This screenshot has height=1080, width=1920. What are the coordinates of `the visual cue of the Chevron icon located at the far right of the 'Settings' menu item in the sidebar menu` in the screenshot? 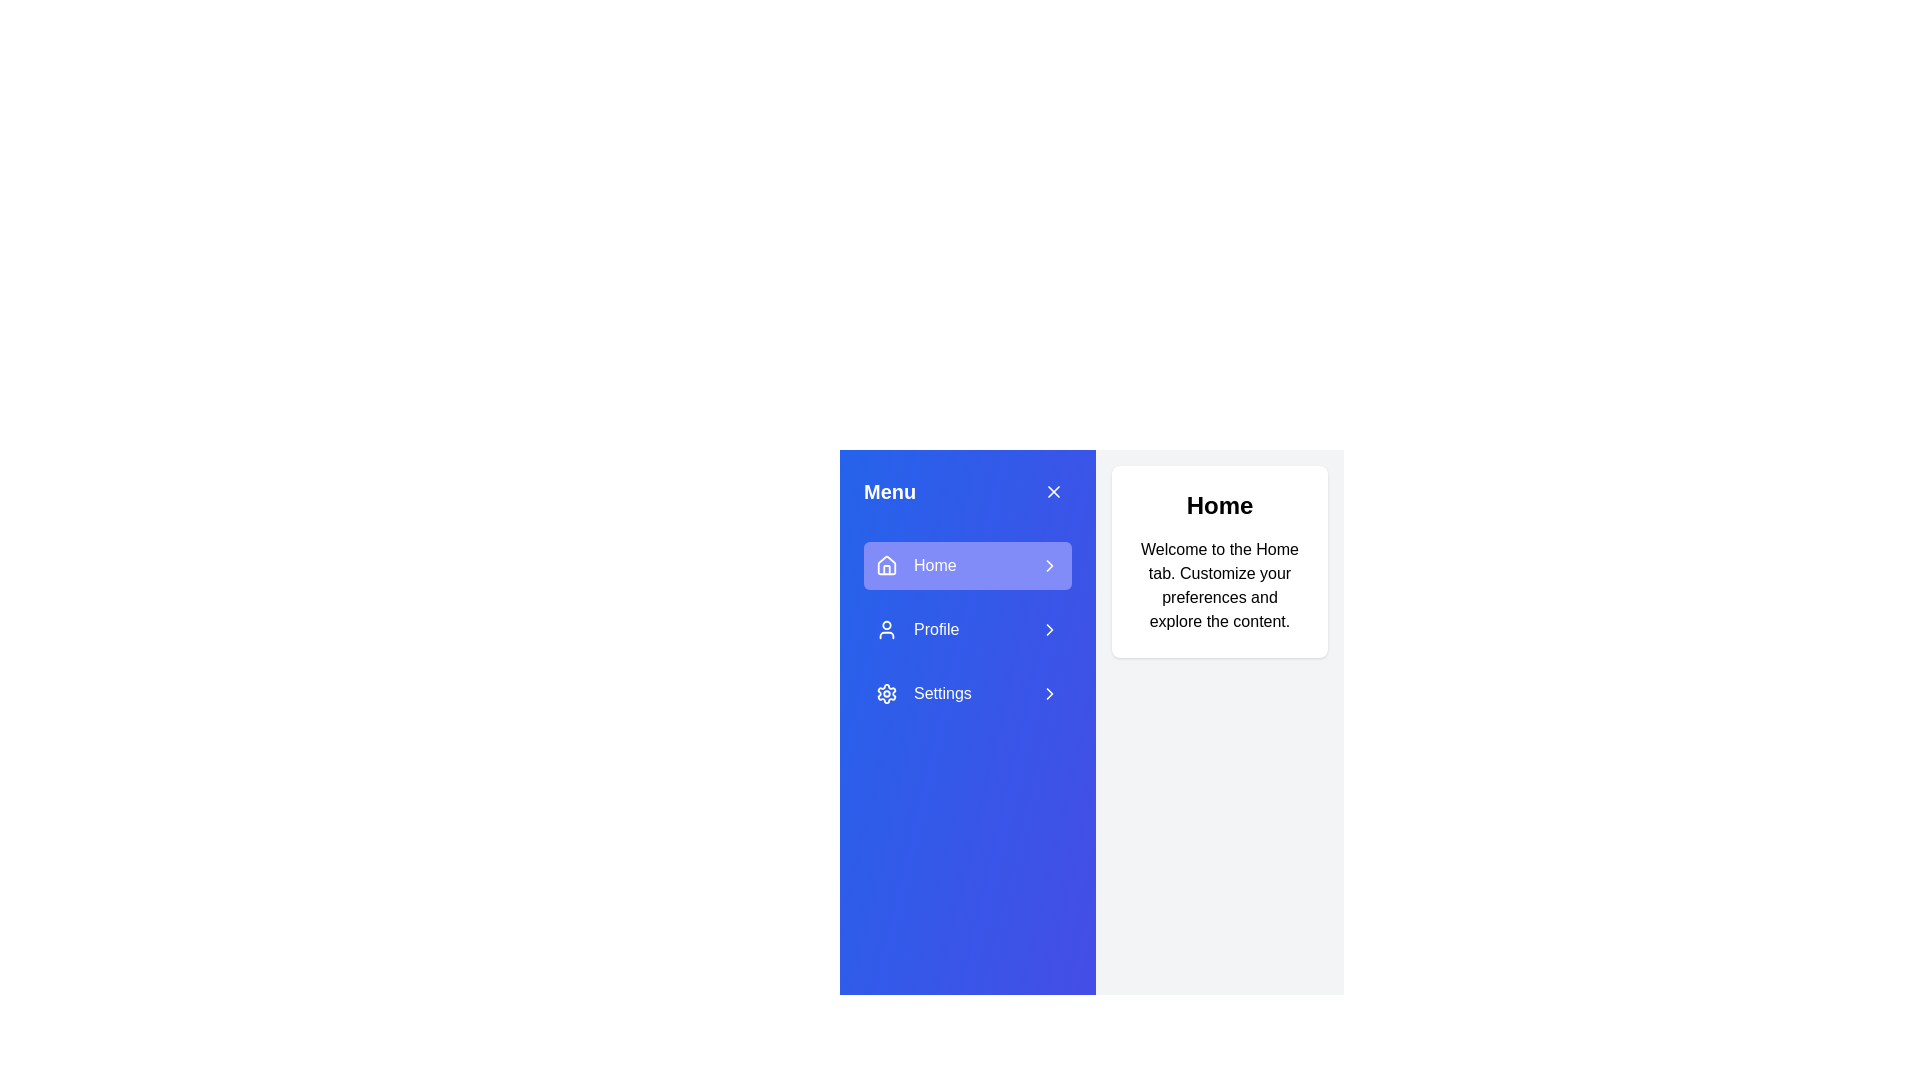 It's located at (1049, 693).